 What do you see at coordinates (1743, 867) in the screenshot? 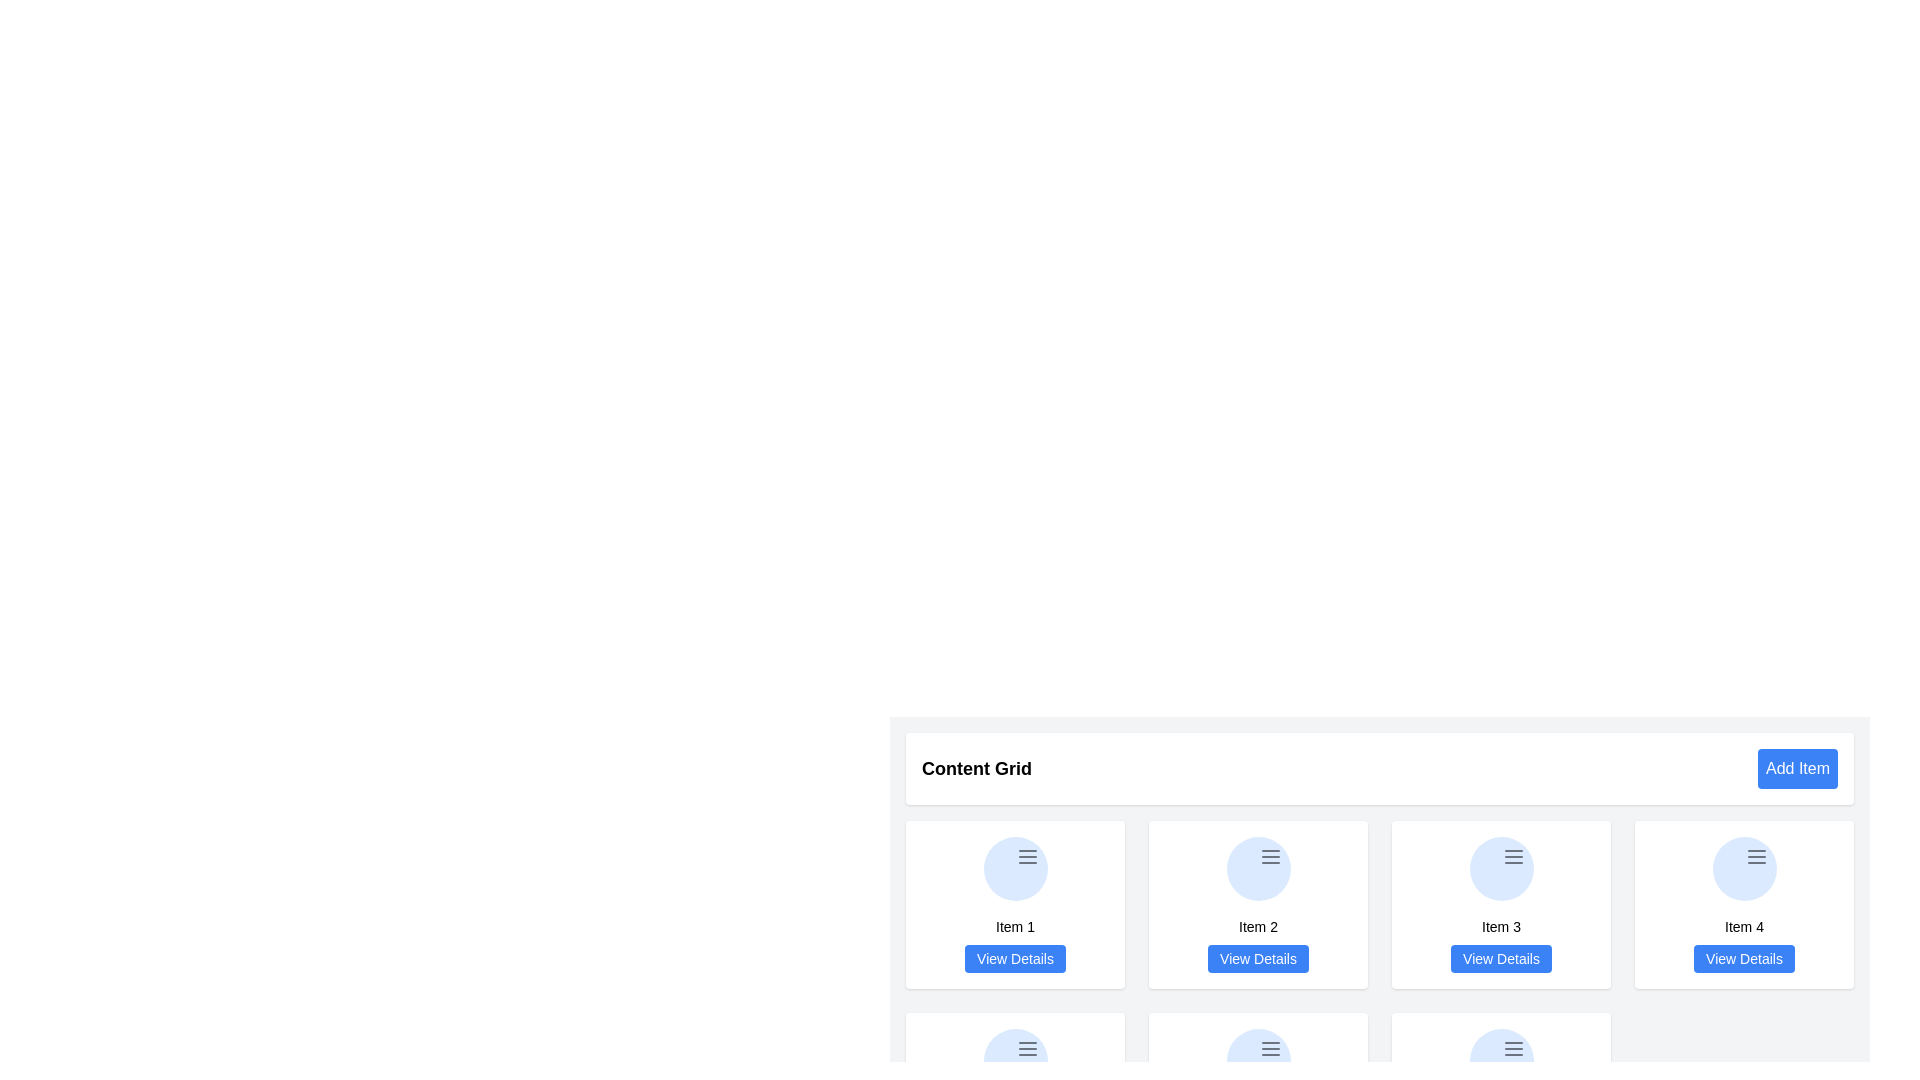
I see `the graphical marker for 'Item 4' card, located at the top-center of the card, above the text label 'Item 4' and the 'View Details' button` at bounding box center [1743, 867].